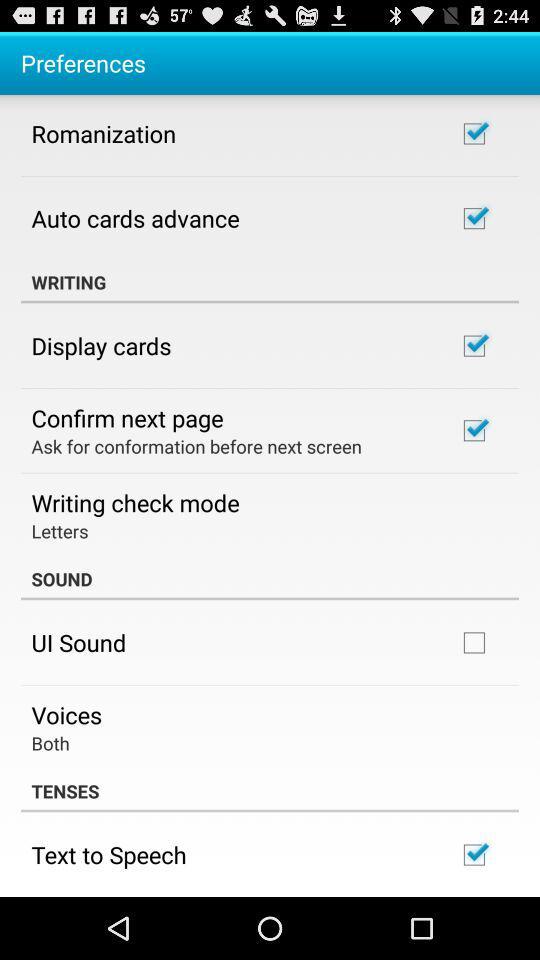 Image resolution: width=540 pixels, height=960 pixels. What do you see at coordinates (77, 641) in the screenshot?
I see `ui sound item` at bounding box center [77, 641].